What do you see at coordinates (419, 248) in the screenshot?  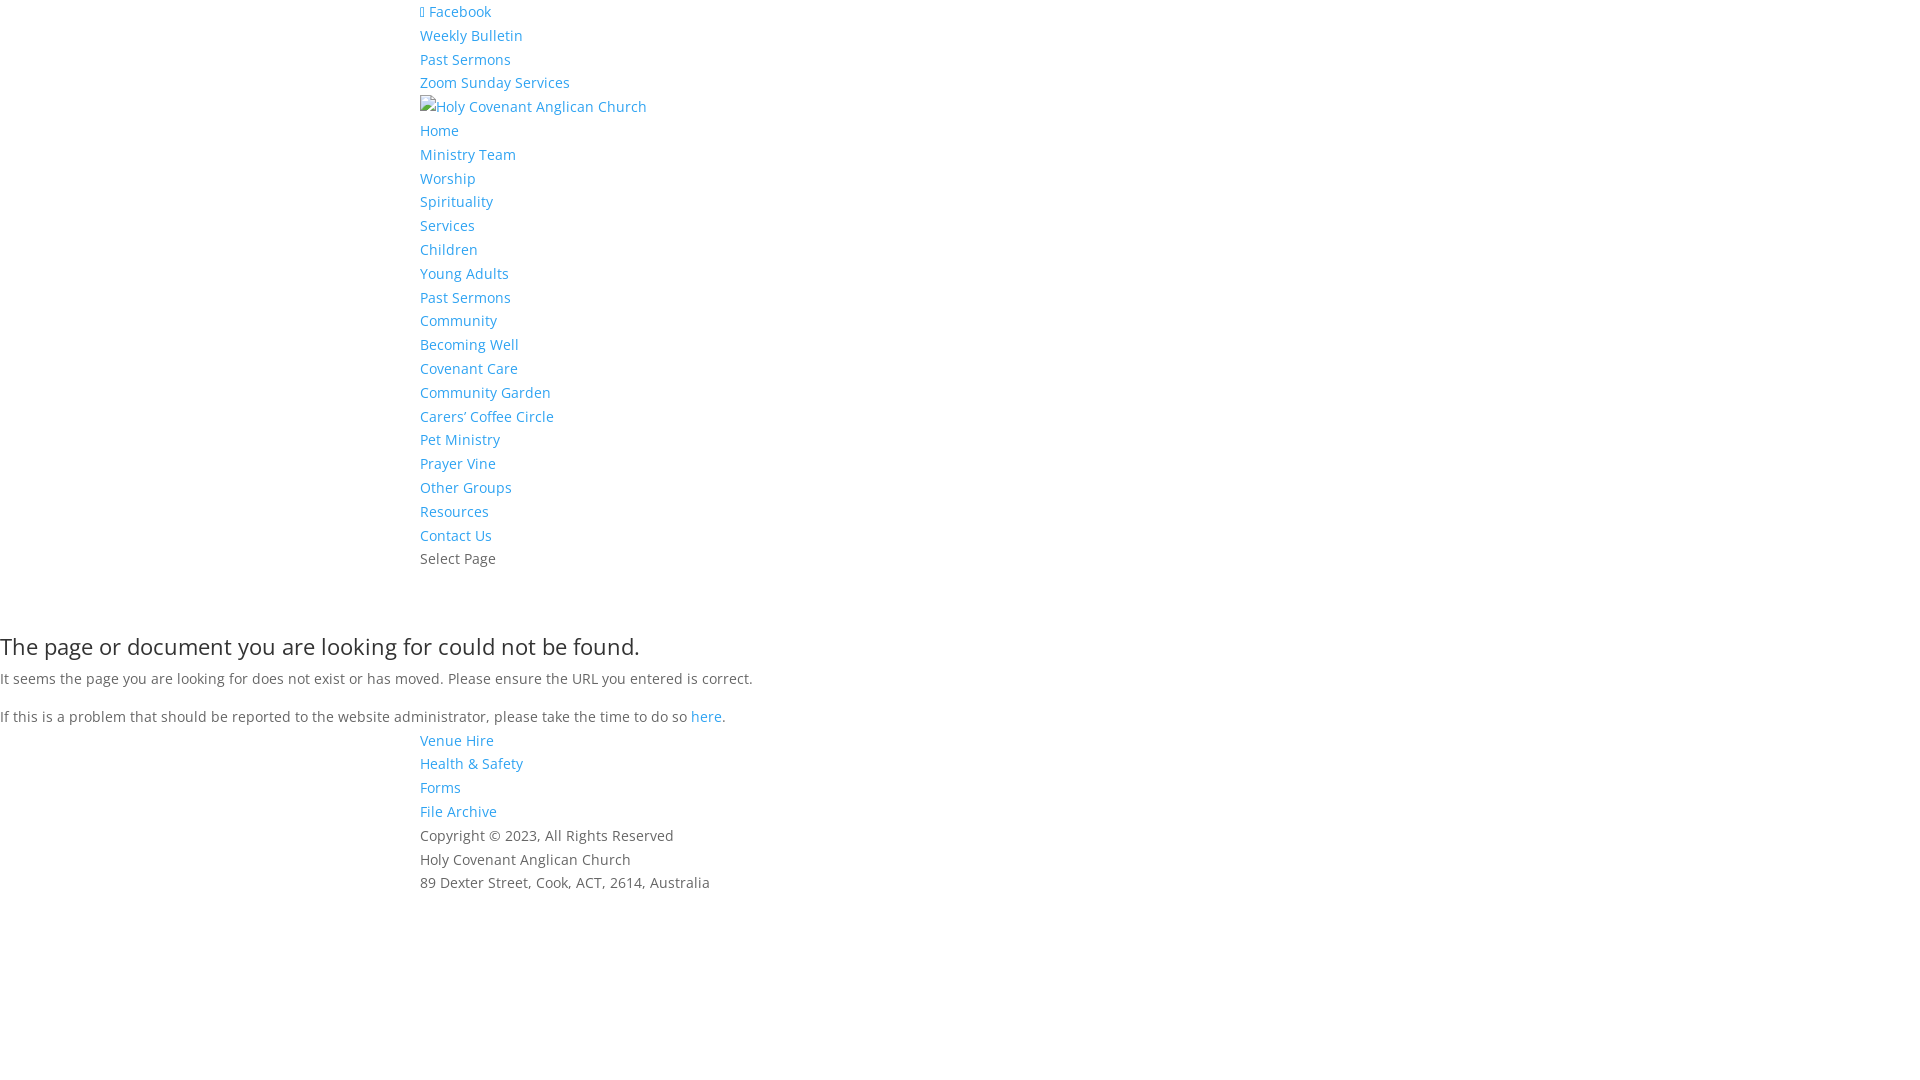 I see `'Children'` at bounding box center [419, 248].